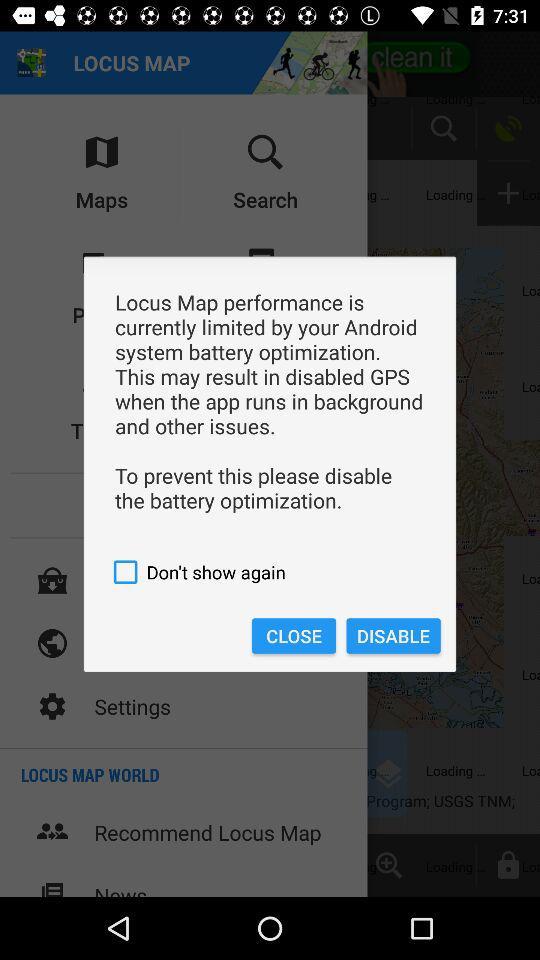  What do you see at coordinates (393, 635) in the screenshot?
I see `item on the right` at bounding box center [393, 635].